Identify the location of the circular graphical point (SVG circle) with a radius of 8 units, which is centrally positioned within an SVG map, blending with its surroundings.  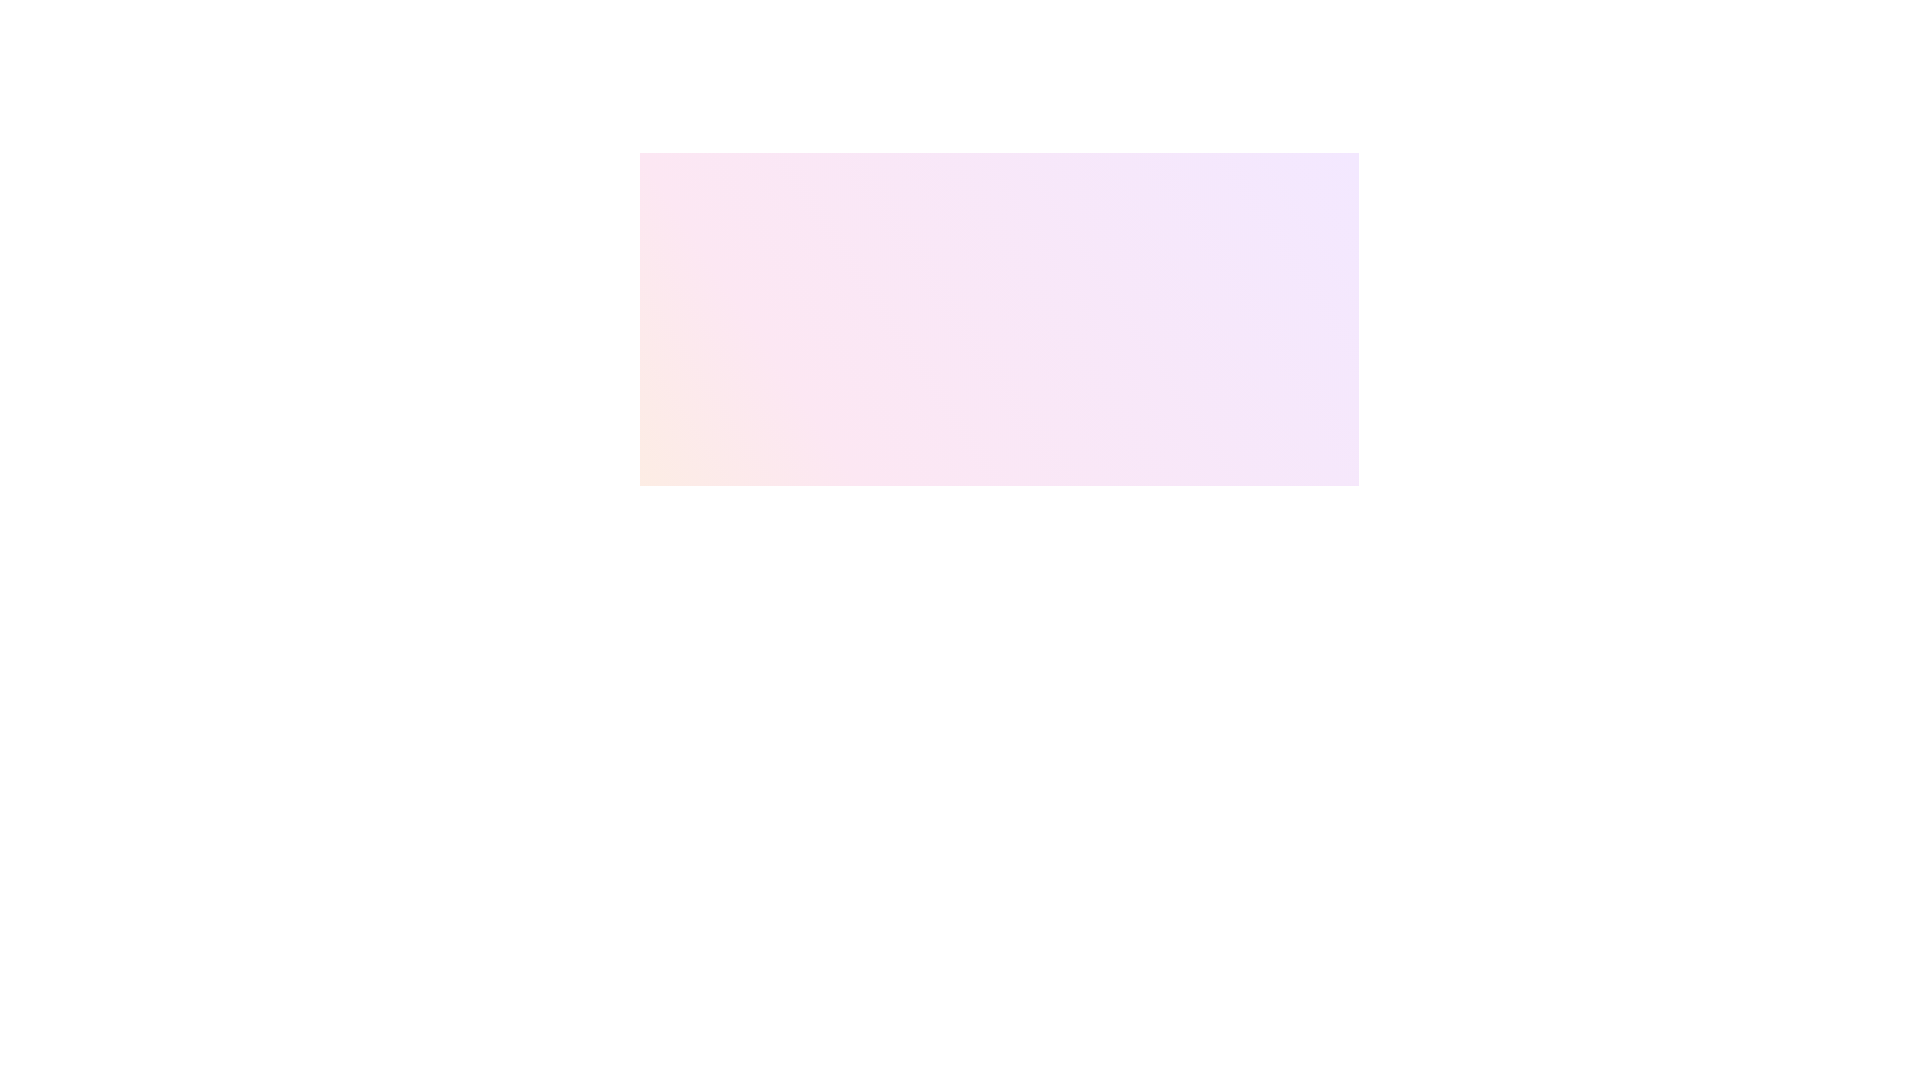
(1061, 548).